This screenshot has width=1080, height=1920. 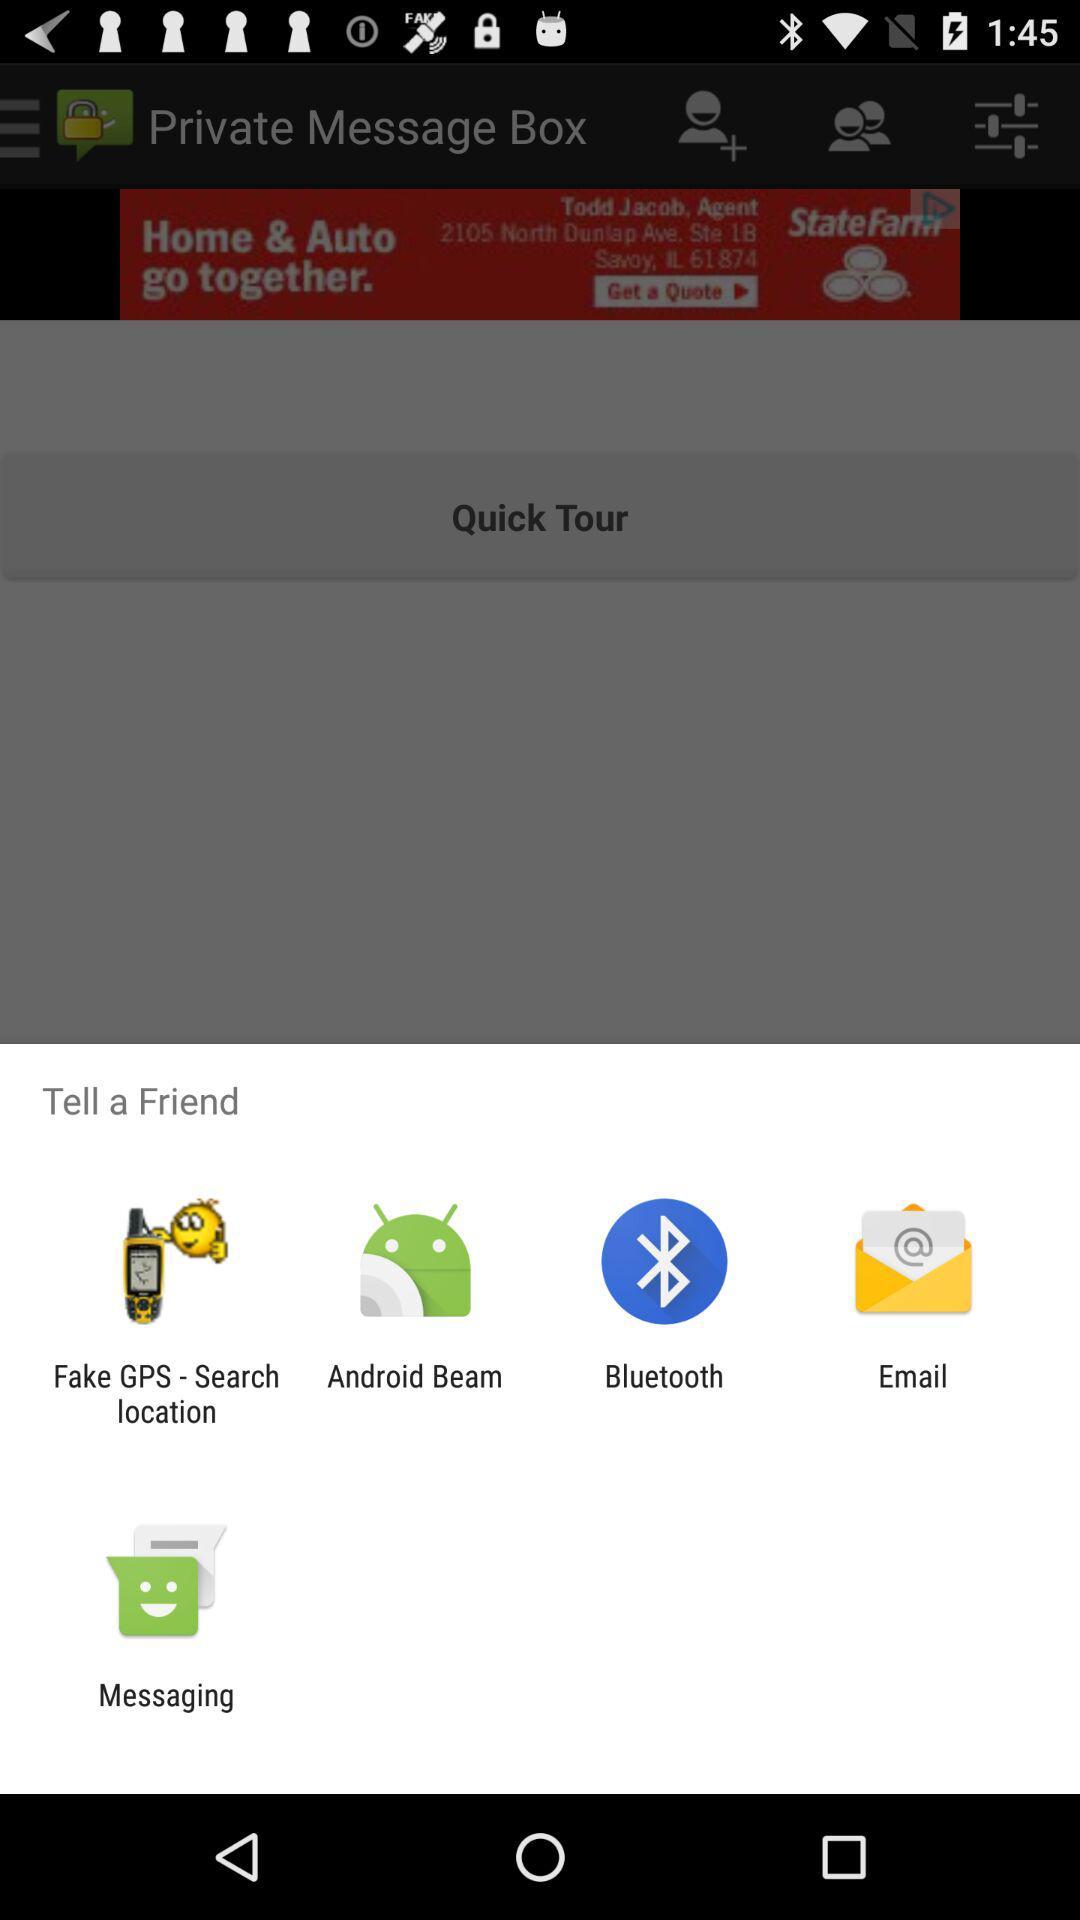 What do you see at coordinates (414, 1392) in the screenshot?
I see `the app to the right of the fake gps search icon` at bounding box center [414, 1392].